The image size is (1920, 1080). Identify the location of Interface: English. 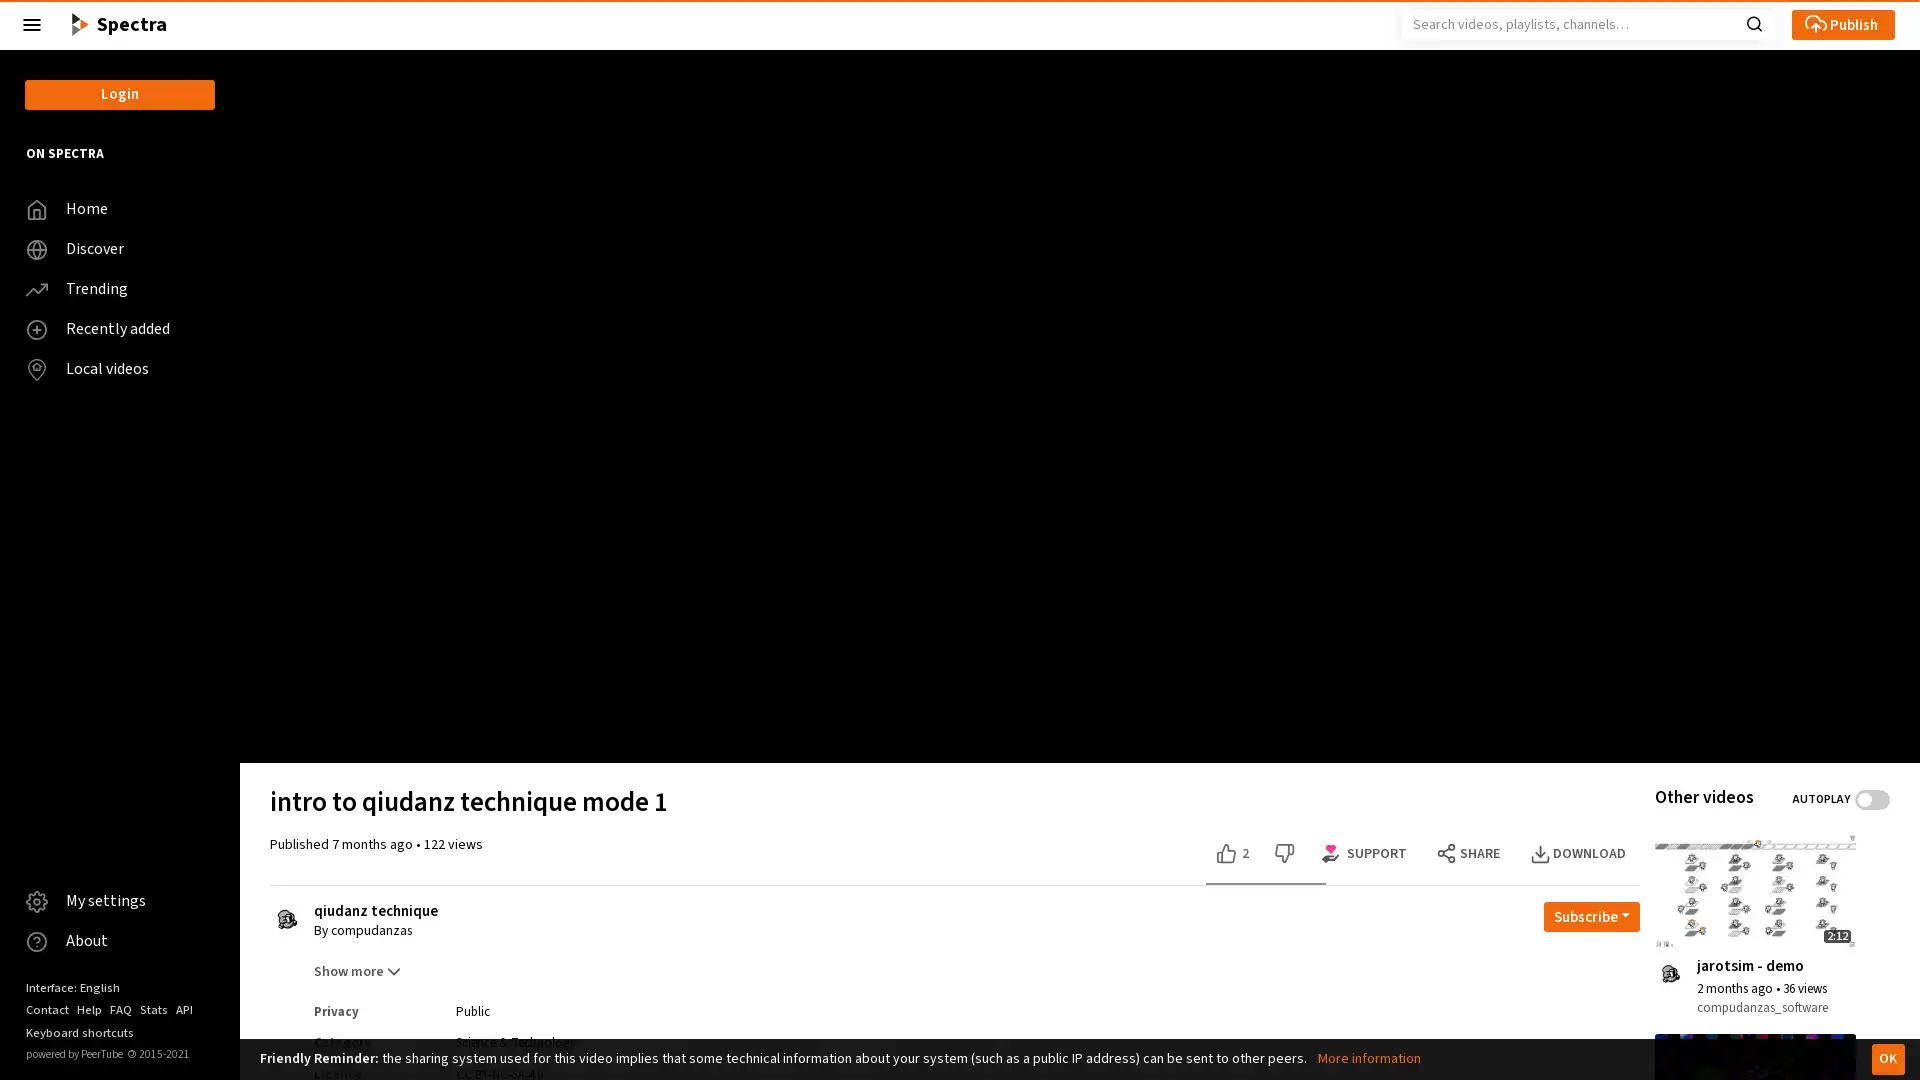
(72, 986).